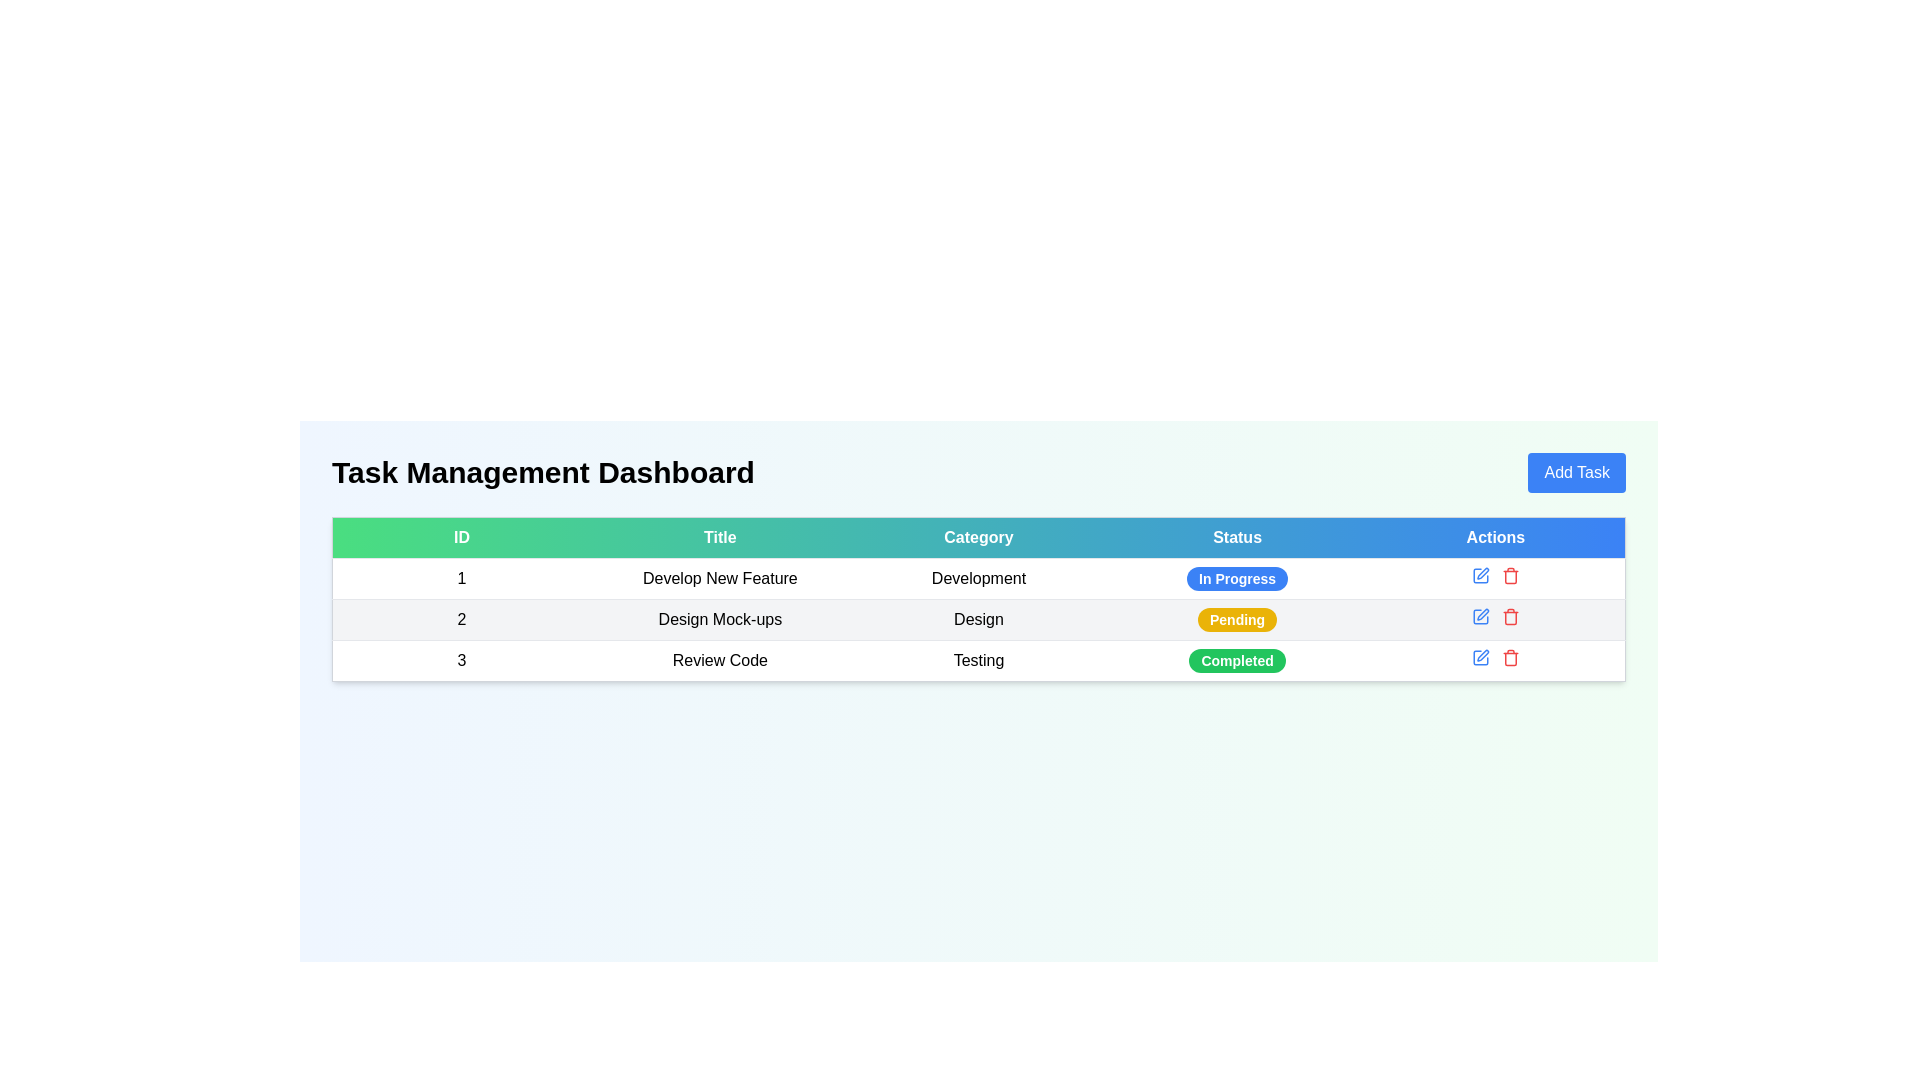 This screenshot has height=1080, width=1920. Describe the element at coordinates (1480, 616) in the screenshot. I see `the Icon Button located in the 'Actions' column of the second row of the table` at that location.